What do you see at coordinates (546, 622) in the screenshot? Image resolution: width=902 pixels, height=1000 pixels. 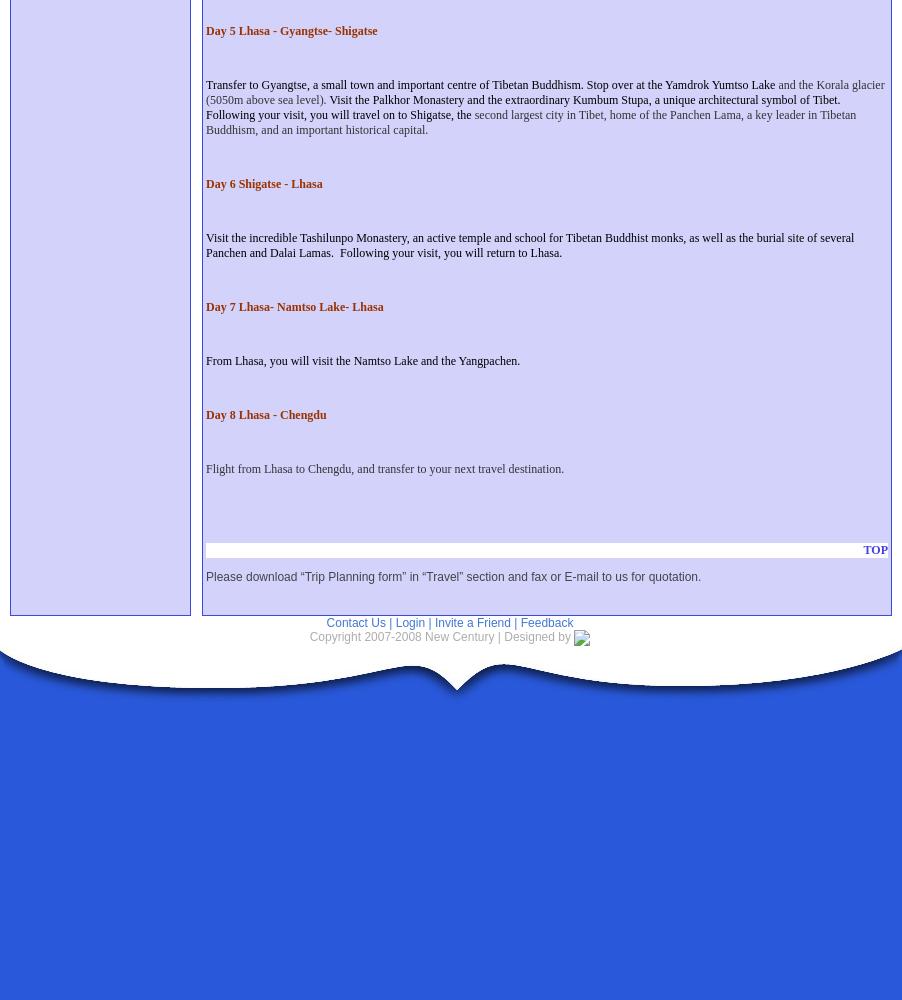 I see `'Feedback'` at bounding box center [546, 622].